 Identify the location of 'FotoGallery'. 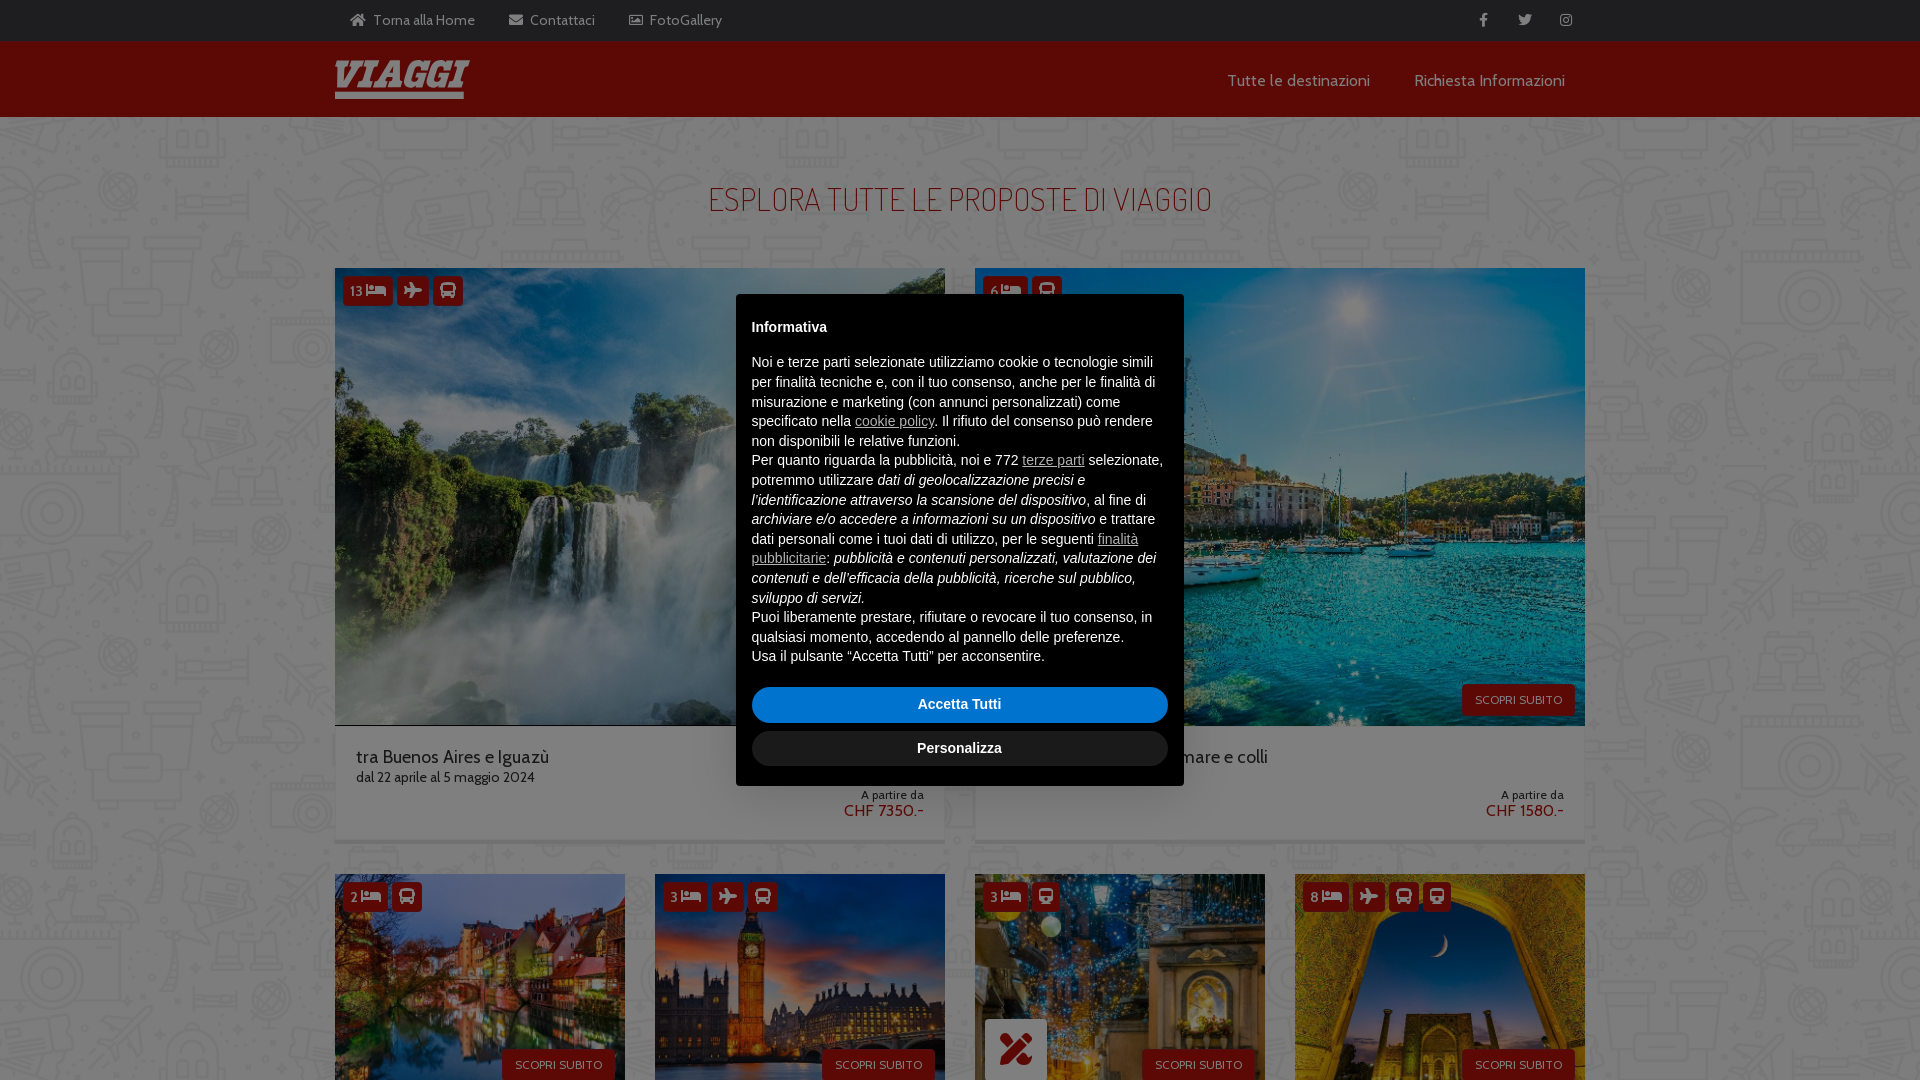
(675, 20).